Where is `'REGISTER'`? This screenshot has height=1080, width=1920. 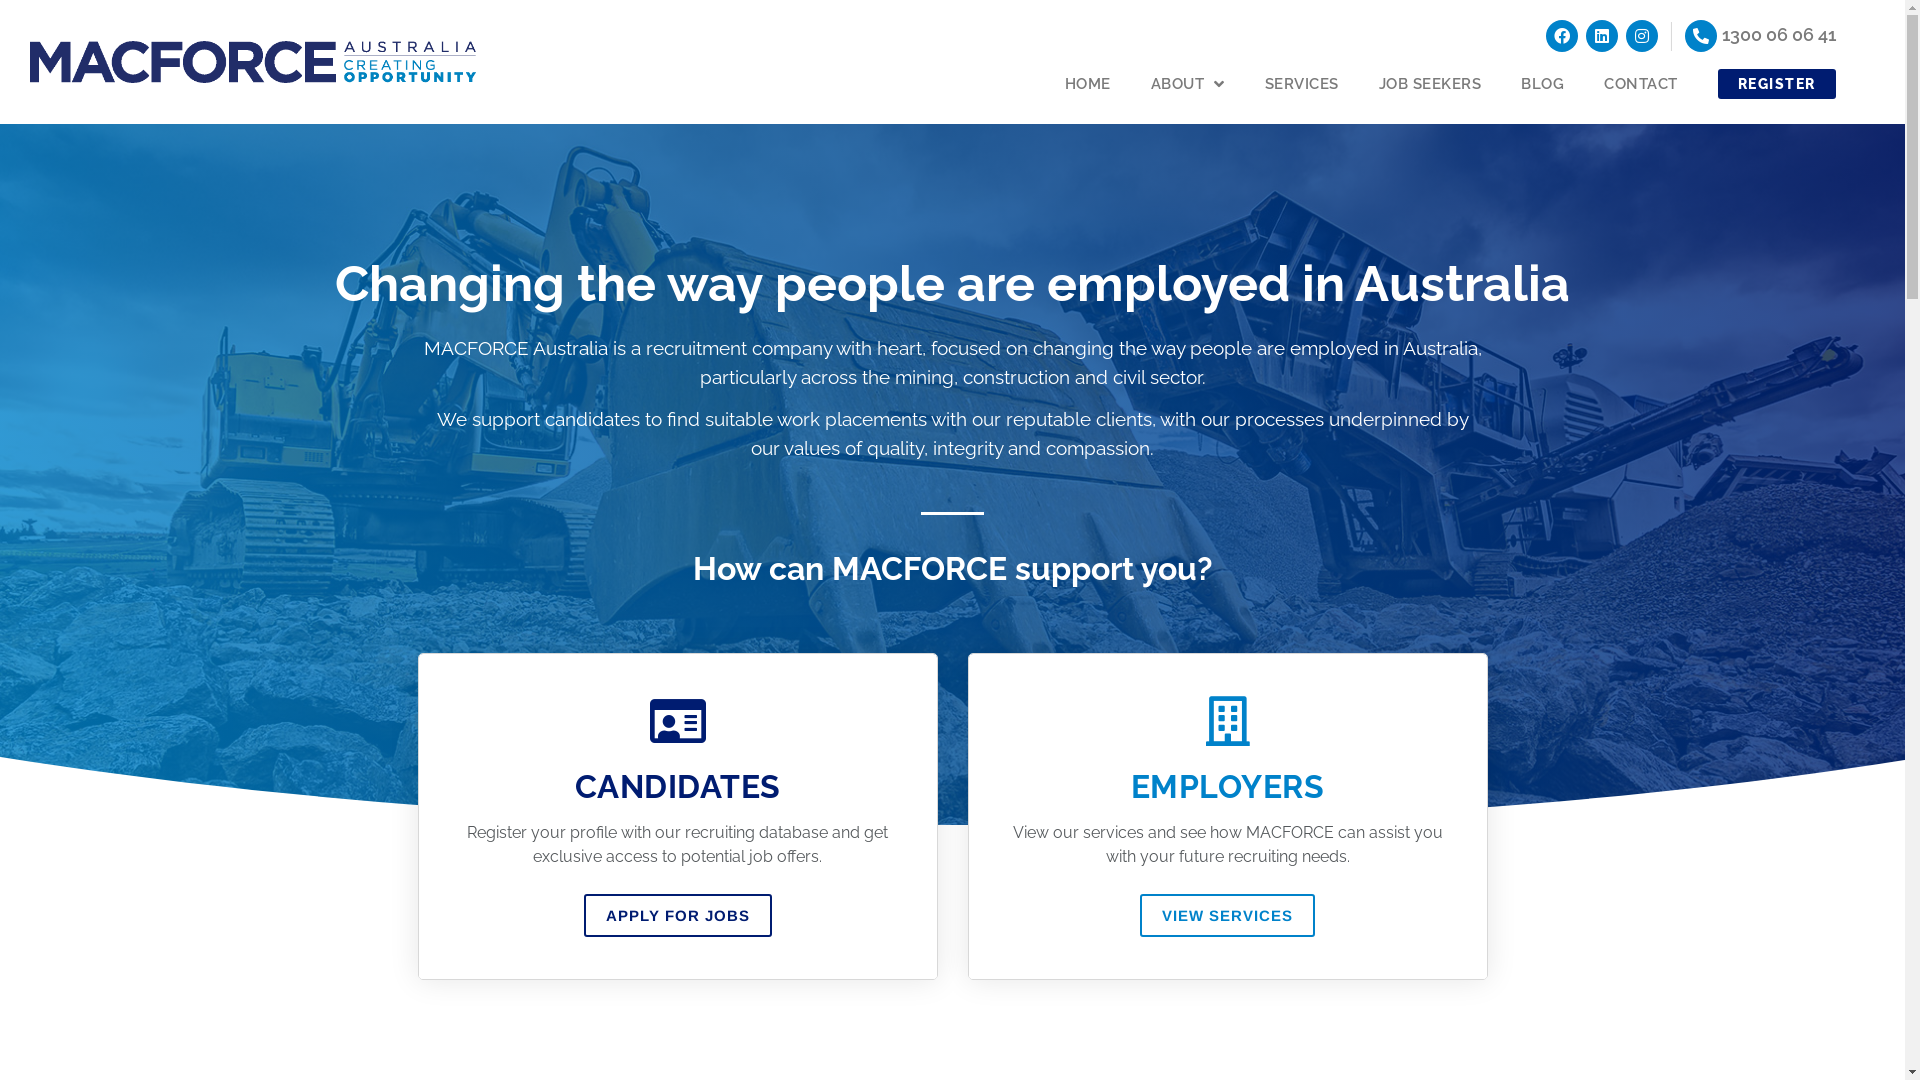
'REGISTER' is located at coordinates (1776, 83).